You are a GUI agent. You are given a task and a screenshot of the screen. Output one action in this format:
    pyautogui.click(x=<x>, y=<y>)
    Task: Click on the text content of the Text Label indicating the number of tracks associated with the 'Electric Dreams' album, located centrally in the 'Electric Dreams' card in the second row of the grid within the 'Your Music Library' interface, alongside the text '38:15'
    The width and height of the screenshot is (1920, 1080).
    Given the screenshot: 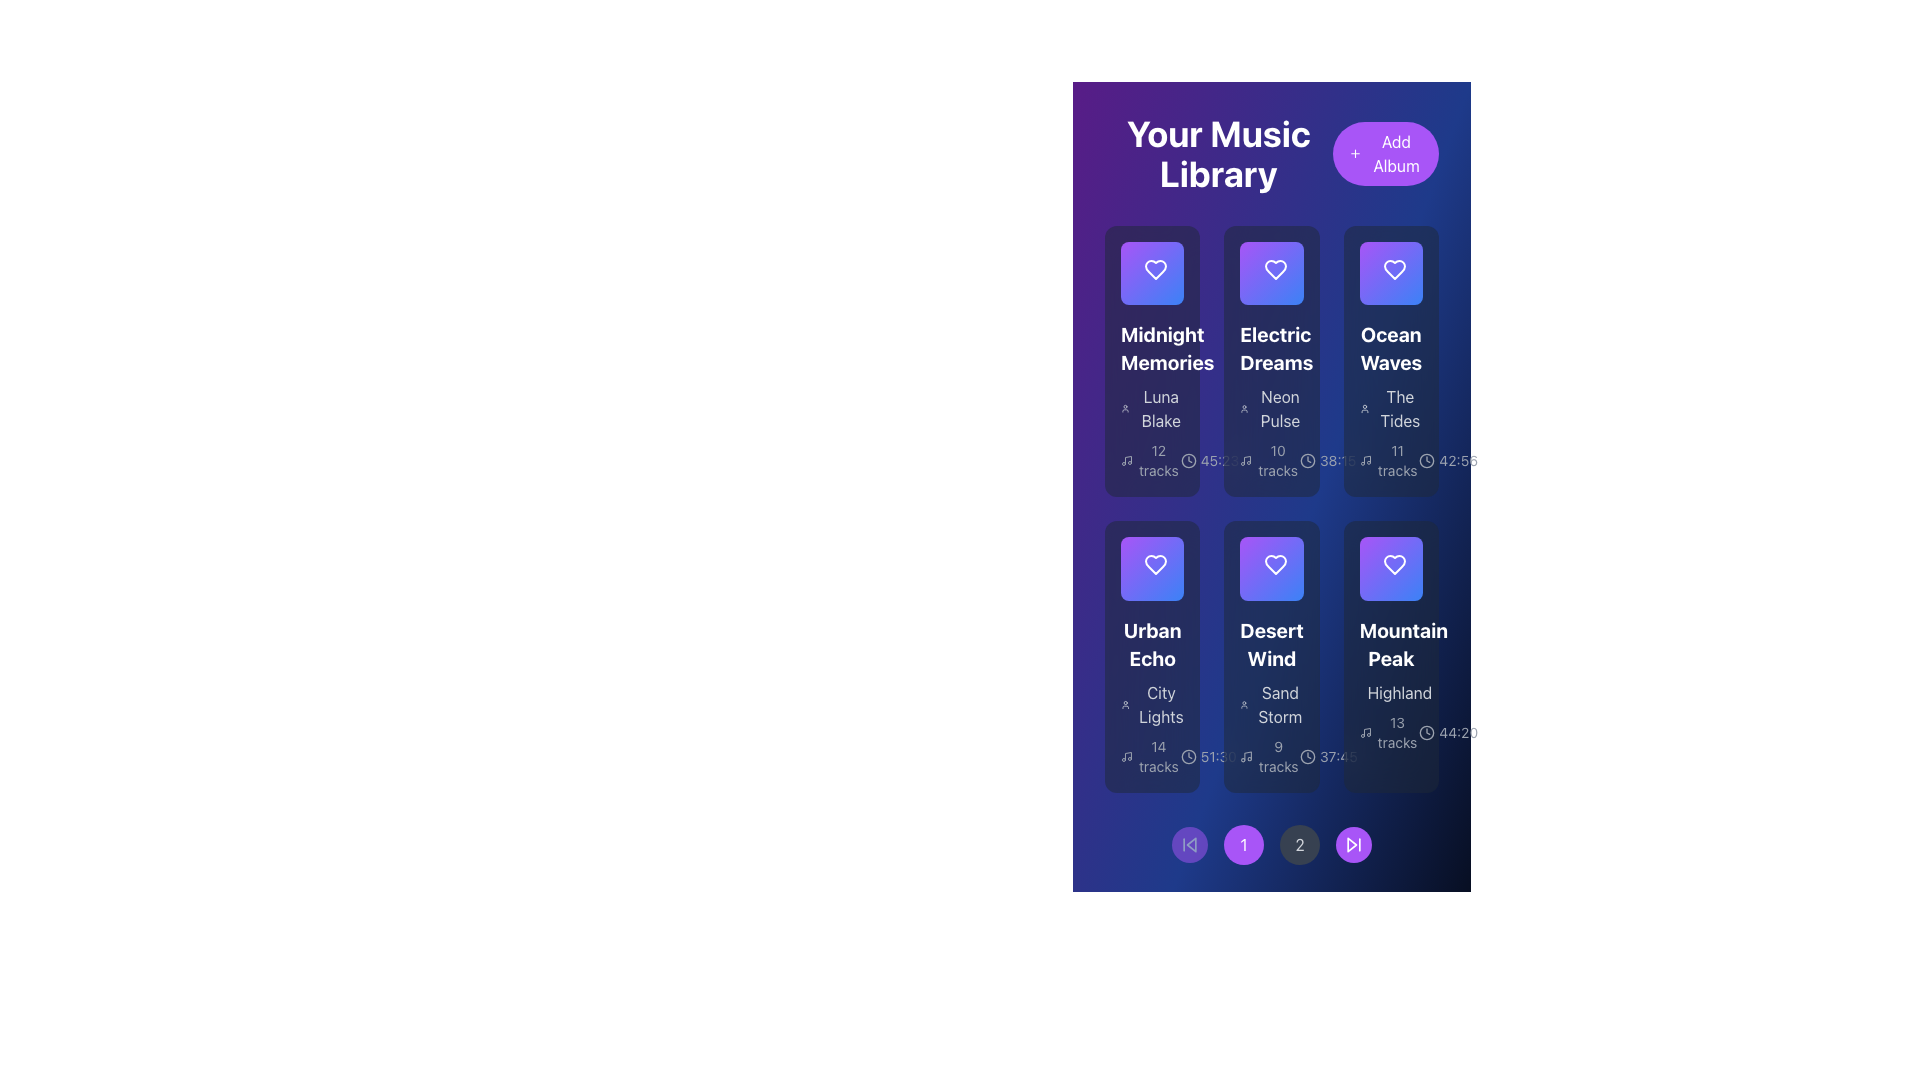 What is the action you would take?
    pyautogui.click(x=1269, y=461)
    